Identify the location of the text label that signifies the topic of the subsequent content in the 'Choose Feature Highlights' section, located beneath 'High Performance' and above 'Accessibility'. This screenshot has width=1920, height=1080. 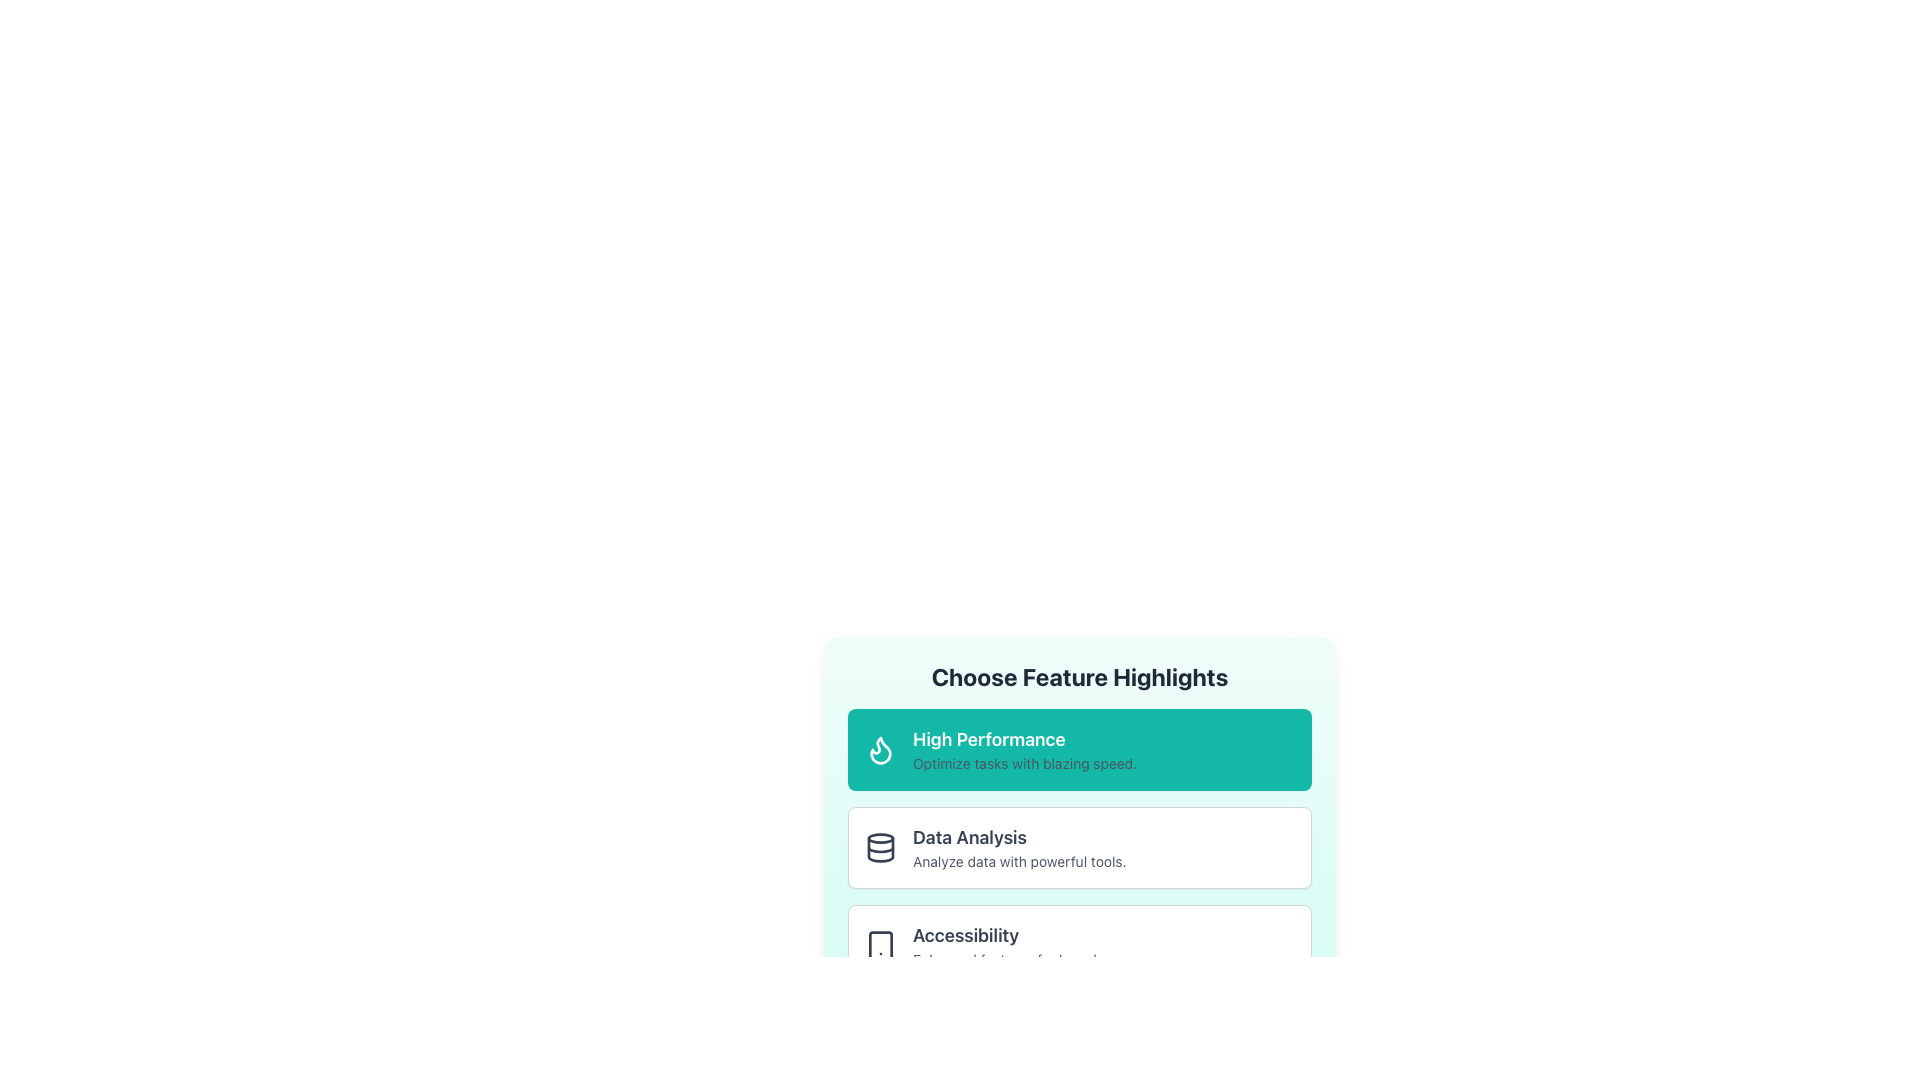
(1019, 837).